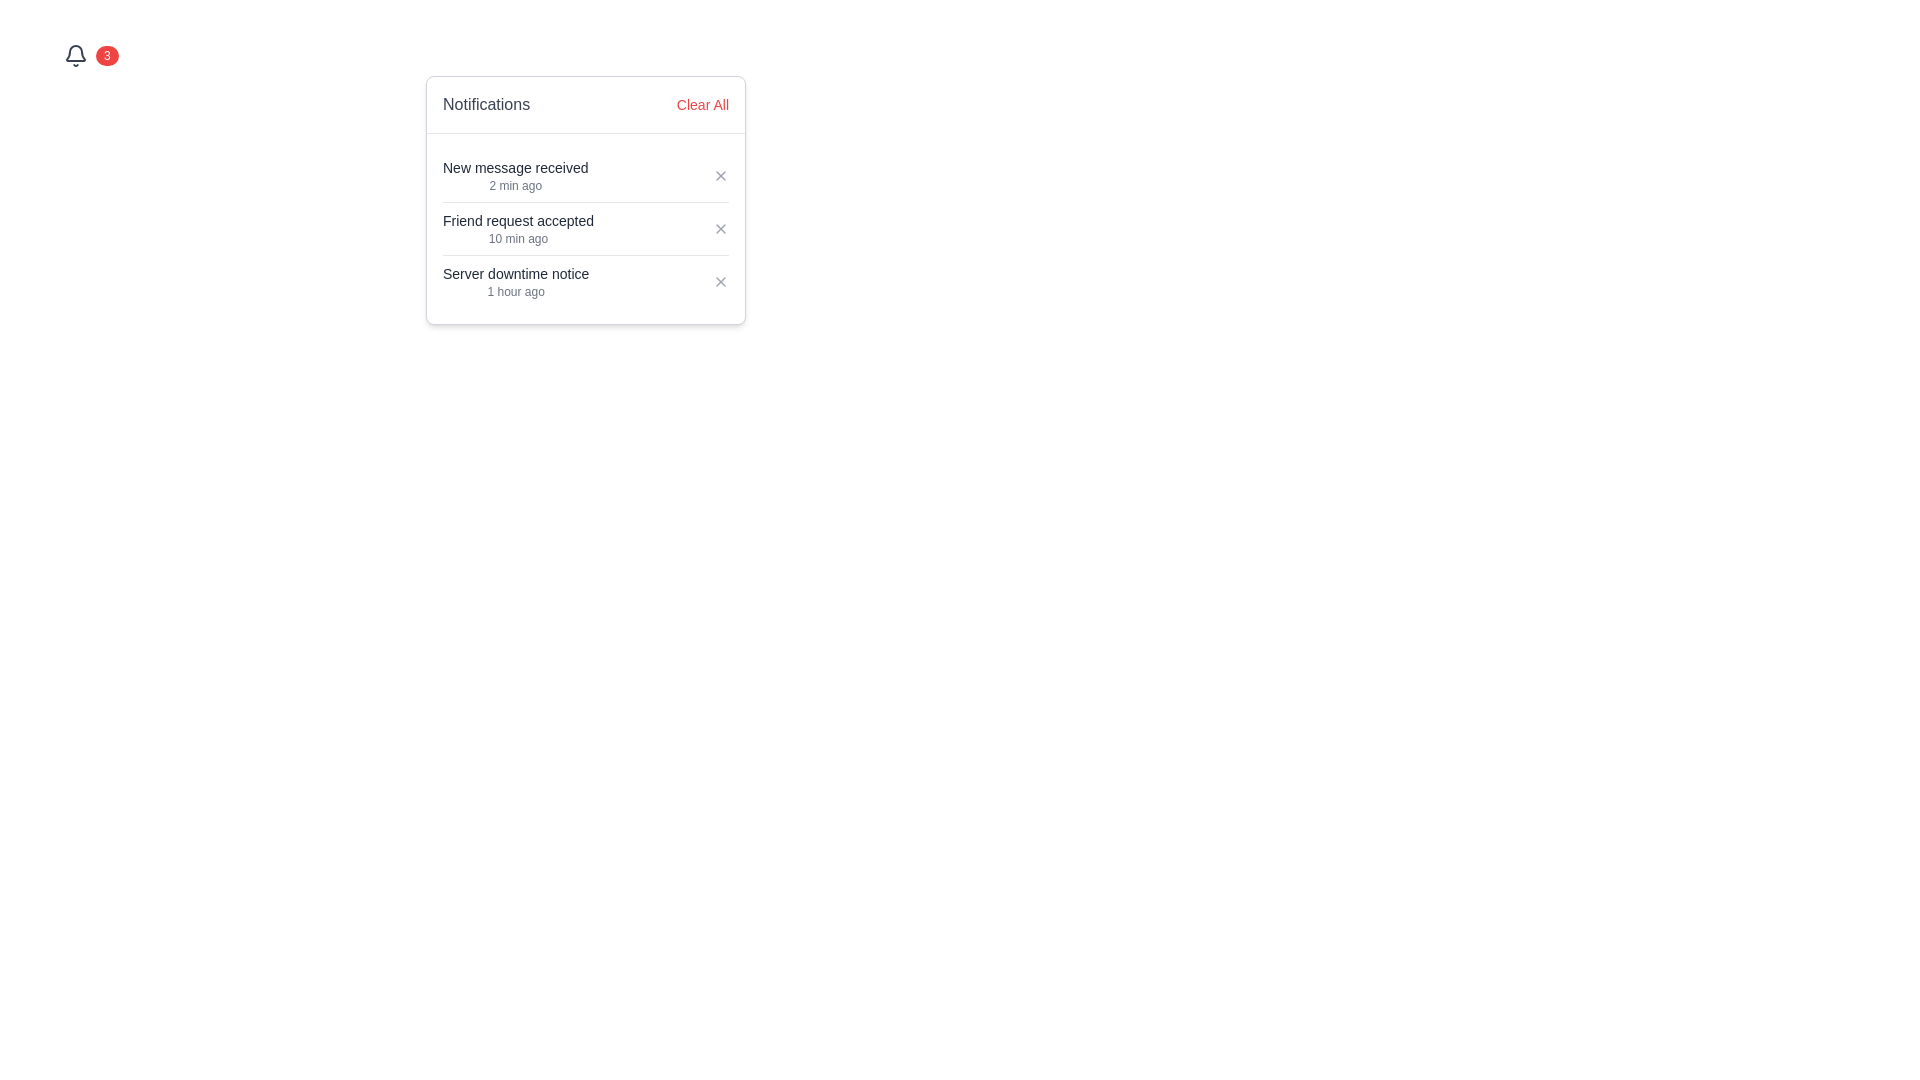  I want to click on the text element that informs the user about a server downtime notice, which is the first part of the third notification entry in a vertically stacked list, so click(516, 273).